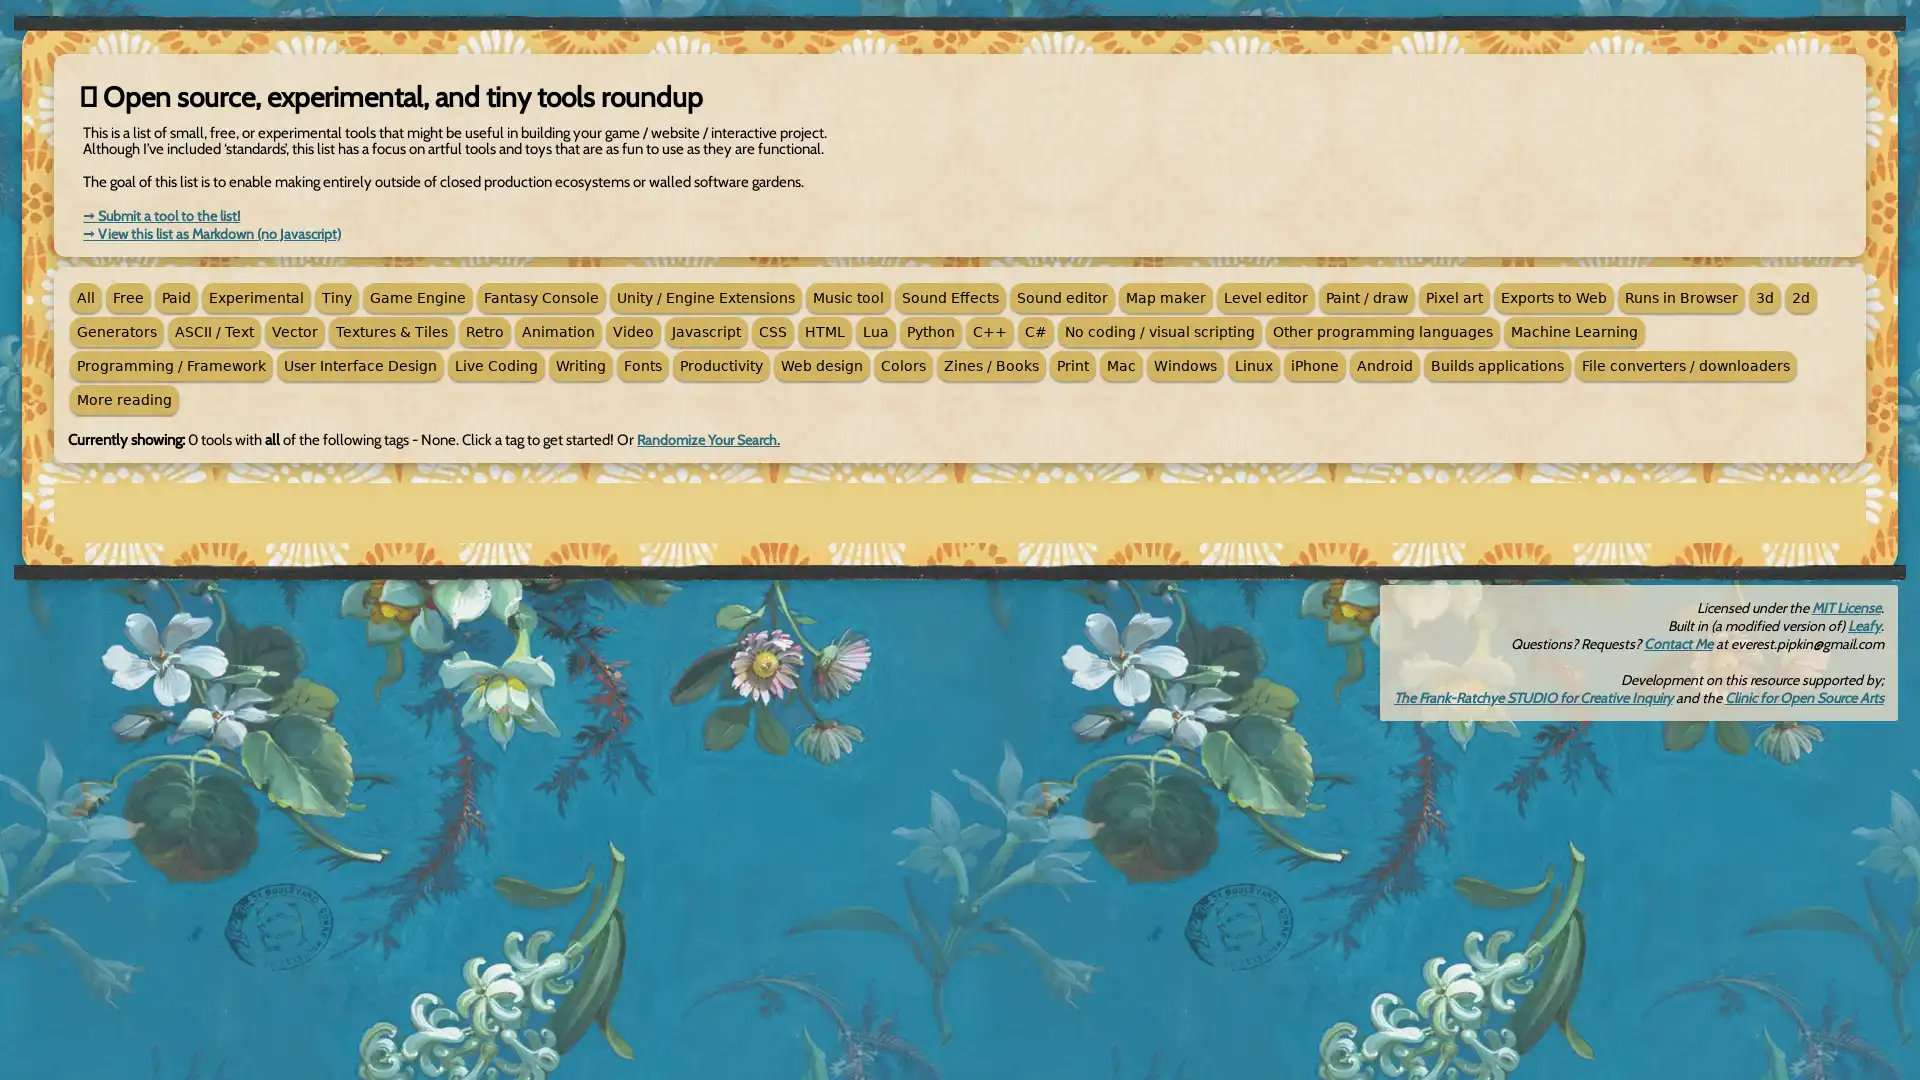  Describe the element at coordinates (1765, 297) in the screenshot. I see `3d` at that location.